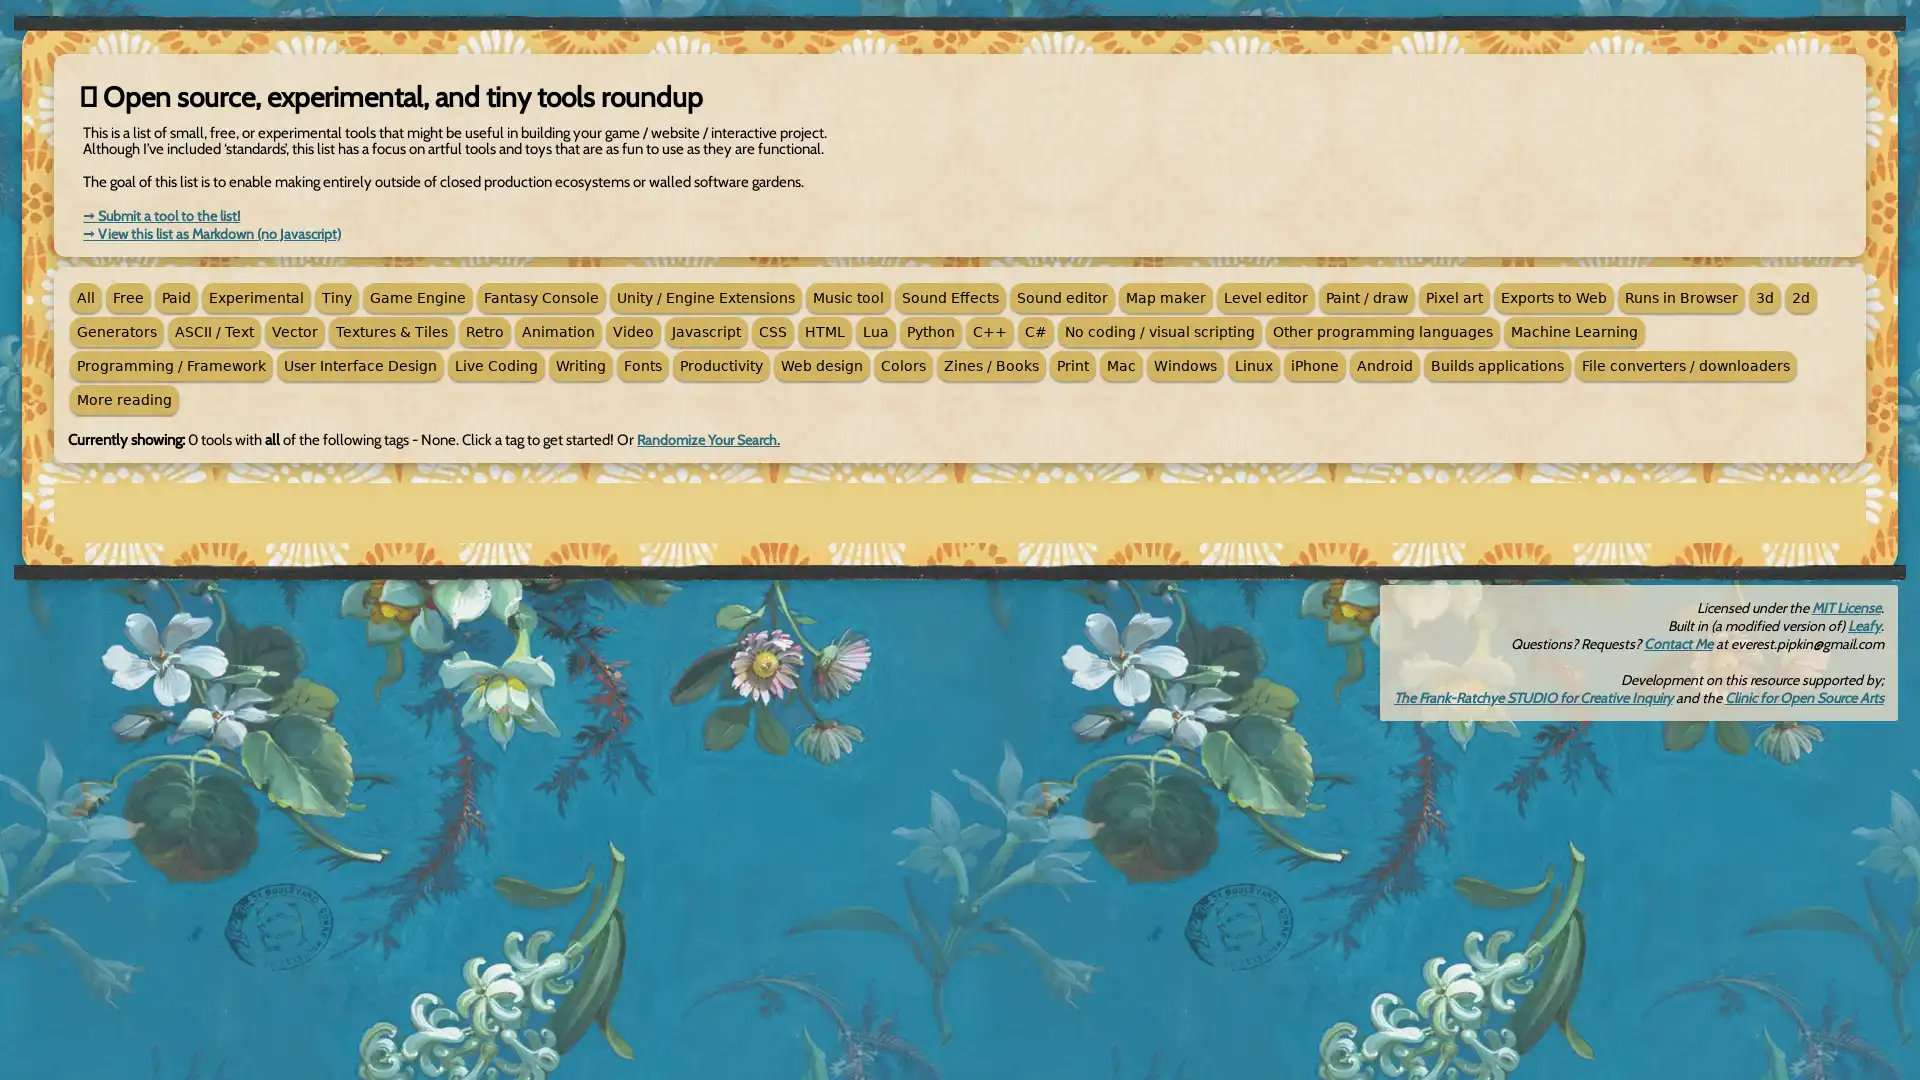  Describe the element at coordinates (1765, 297) in the screenshot. I see `3d` at that location.